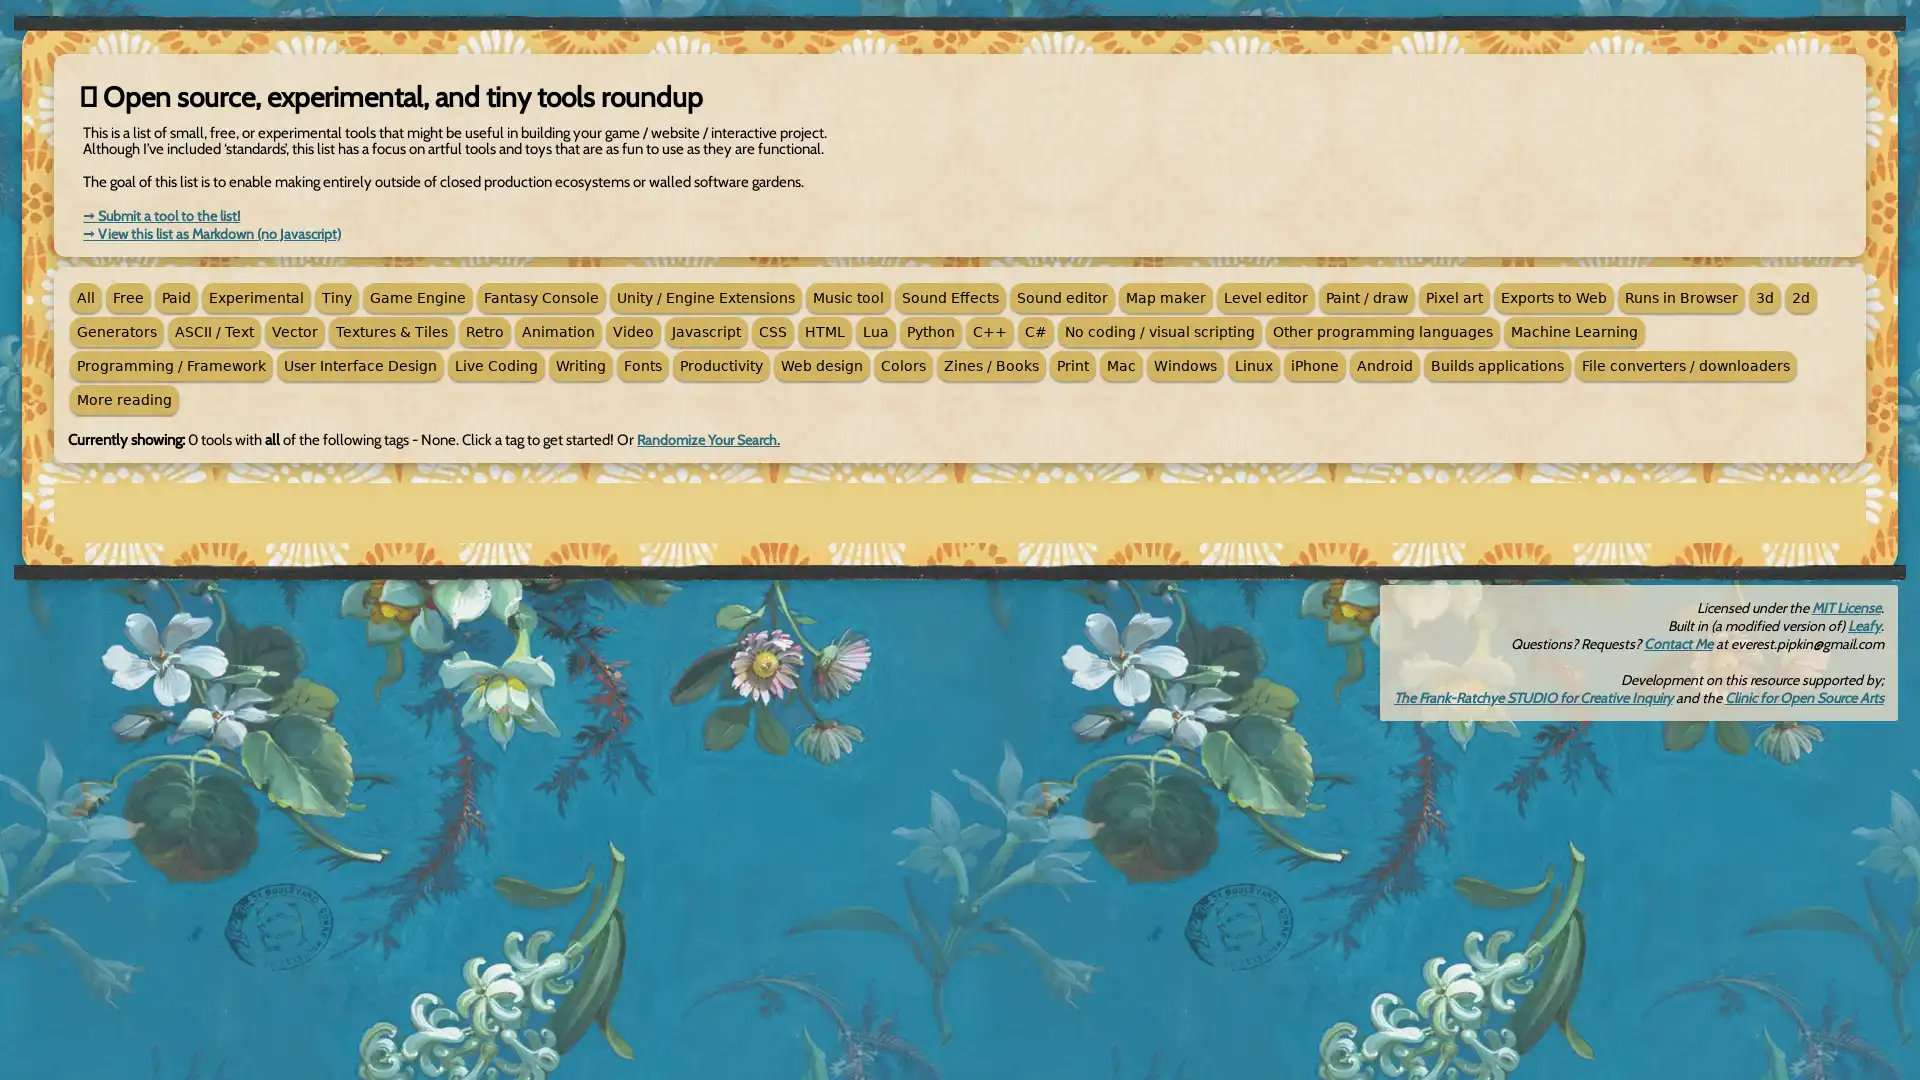  Describe the element at coordinates (1765, 297) in the screenshot. I see `3d` at that location.